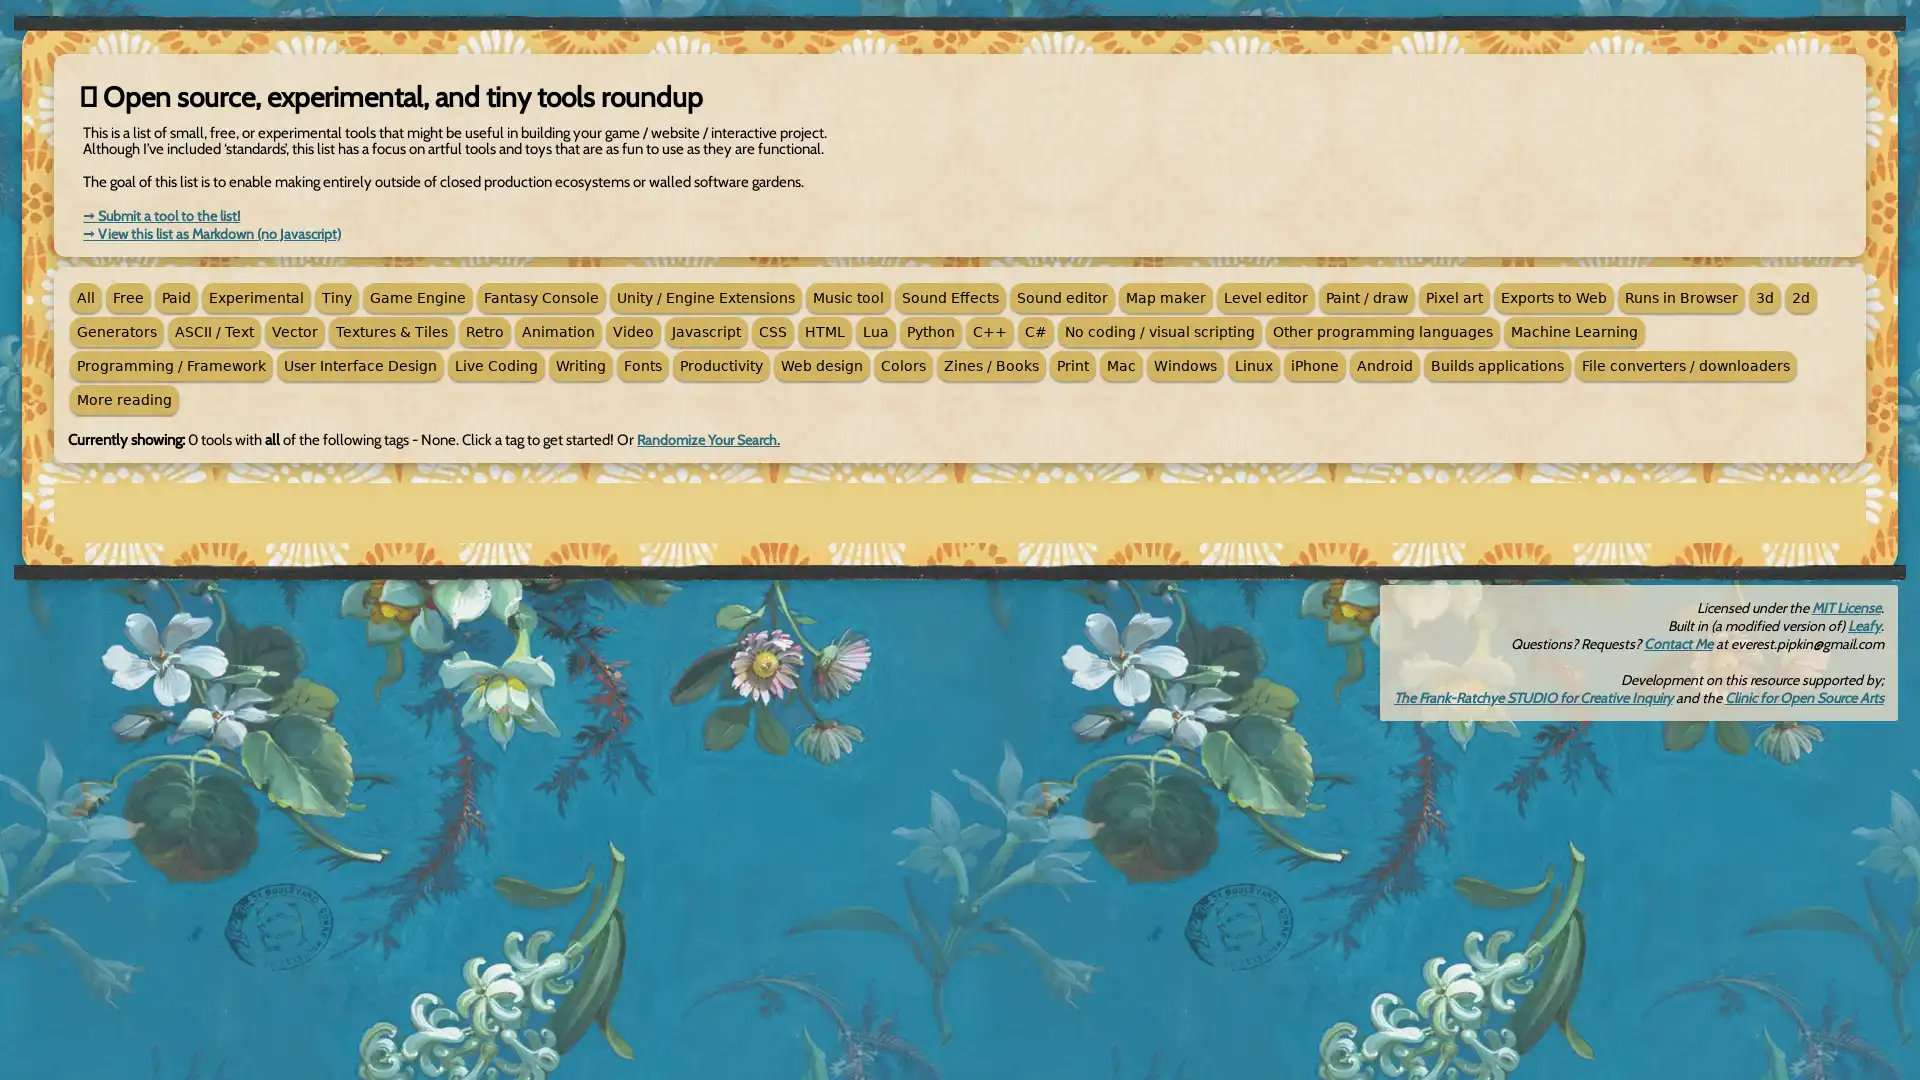  Describe the element at coordinates (1765, 297) in the screenshot. I see `3d` at that location.